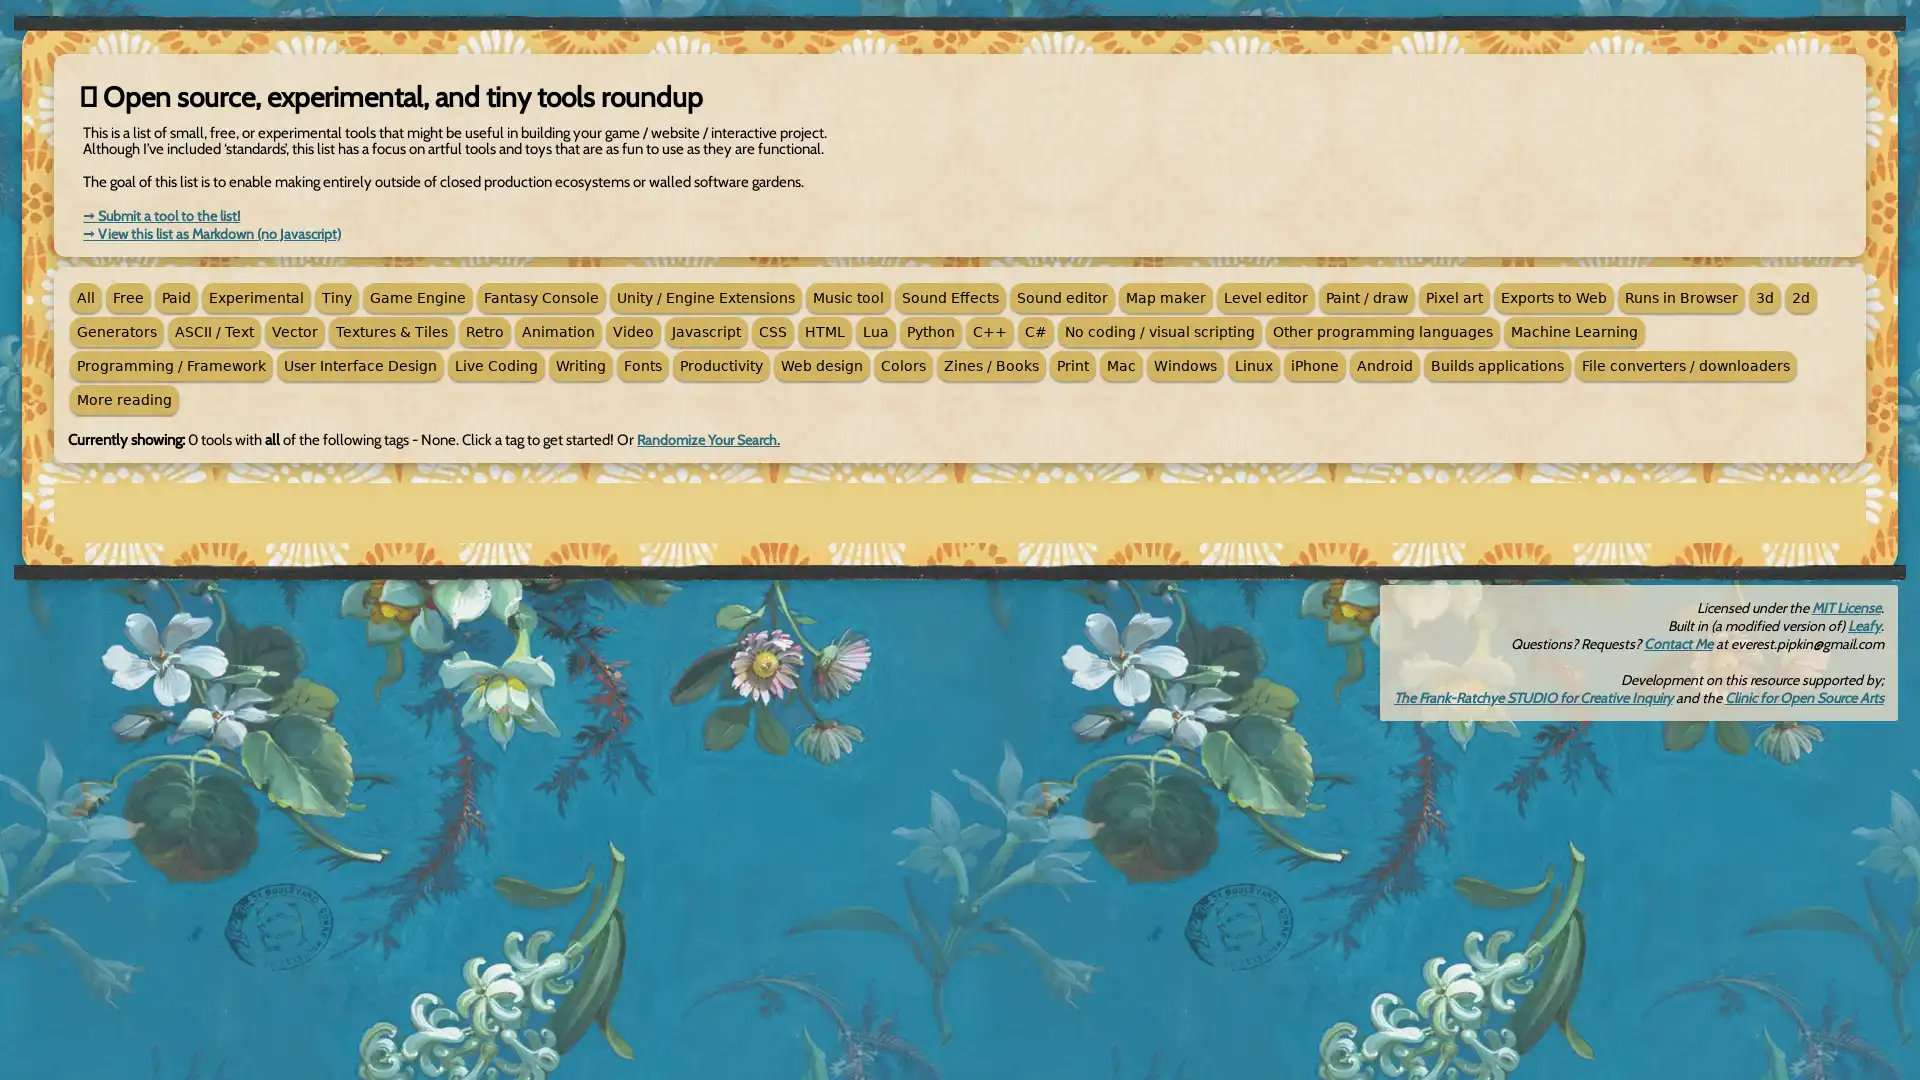  Describe the element at coordinates (1765, 297) in the screenshot. I see `3d` at that location.